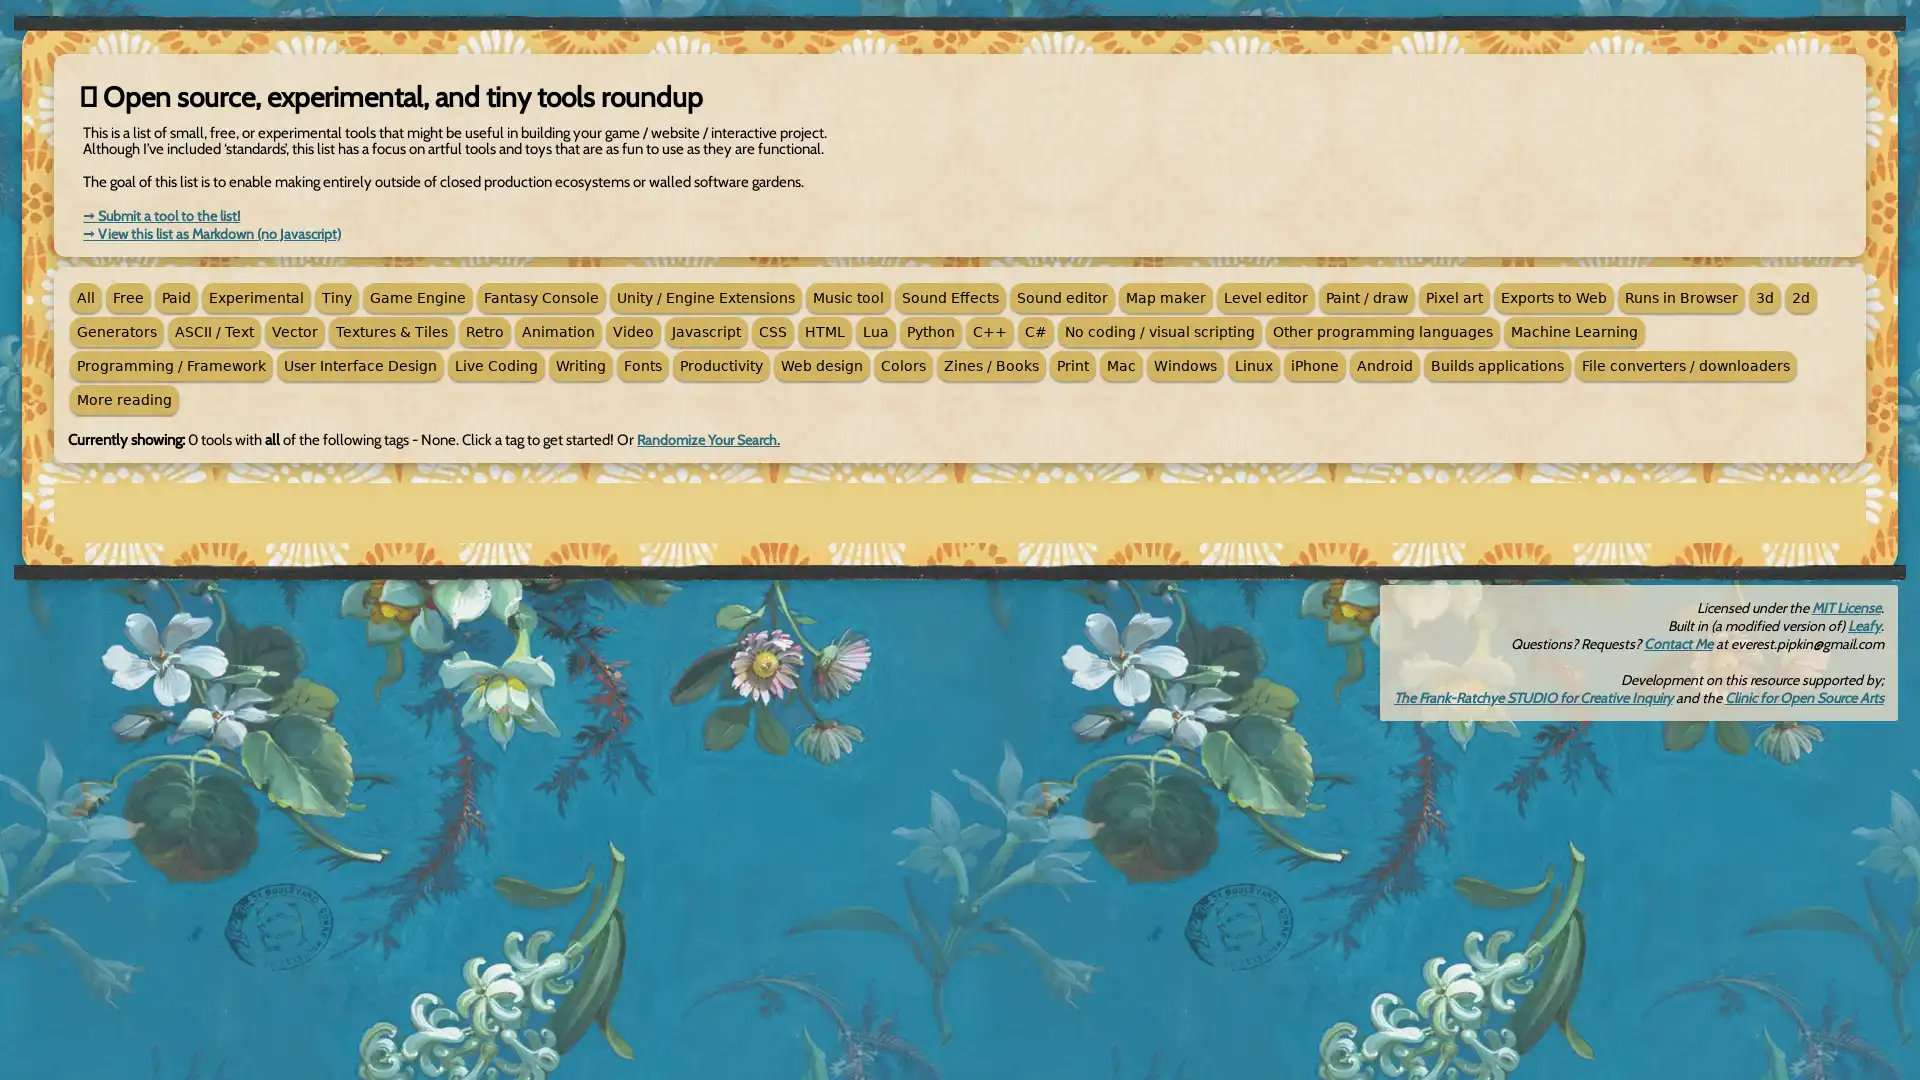  Describe the element at coordinates (1765, 297) in the screenshot. I see `3d` at that location.